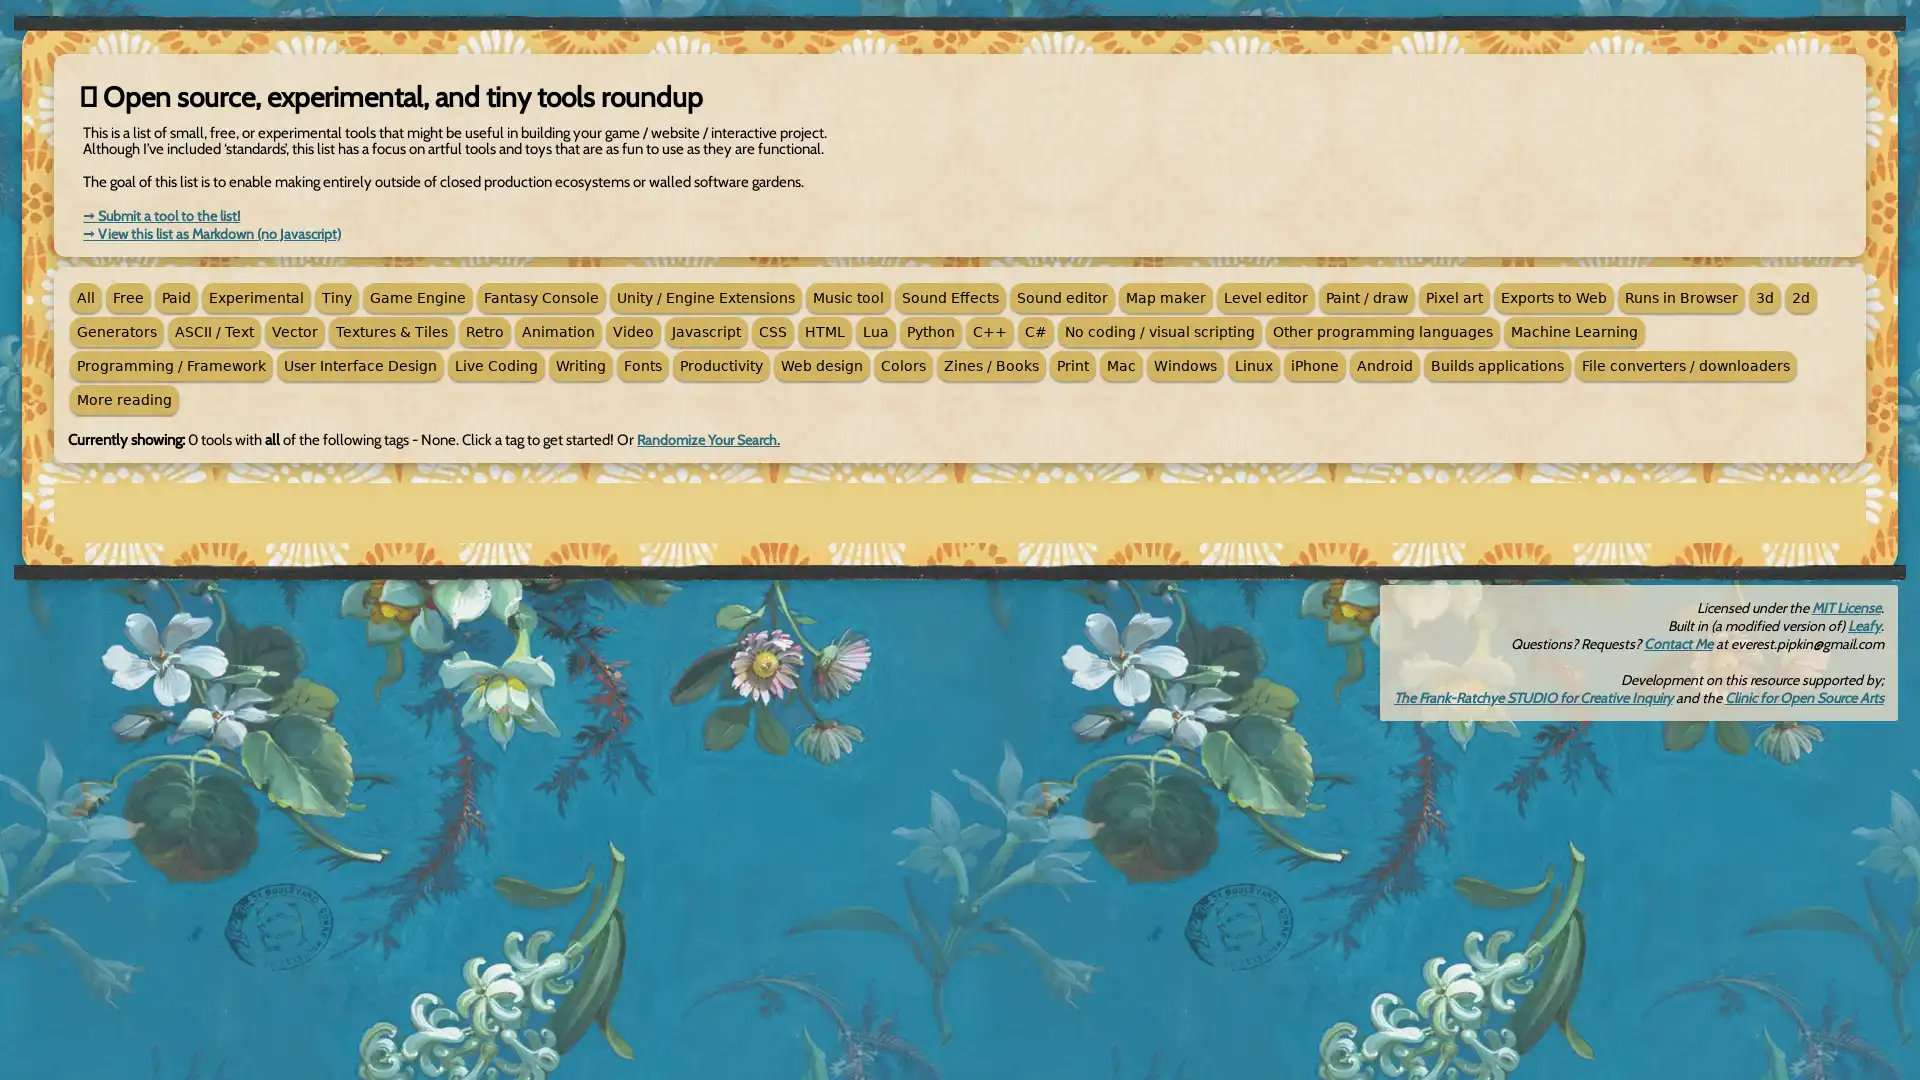  Describe the element at coordinates (1765, 297) in the screenshot. I see `3d` at that location.